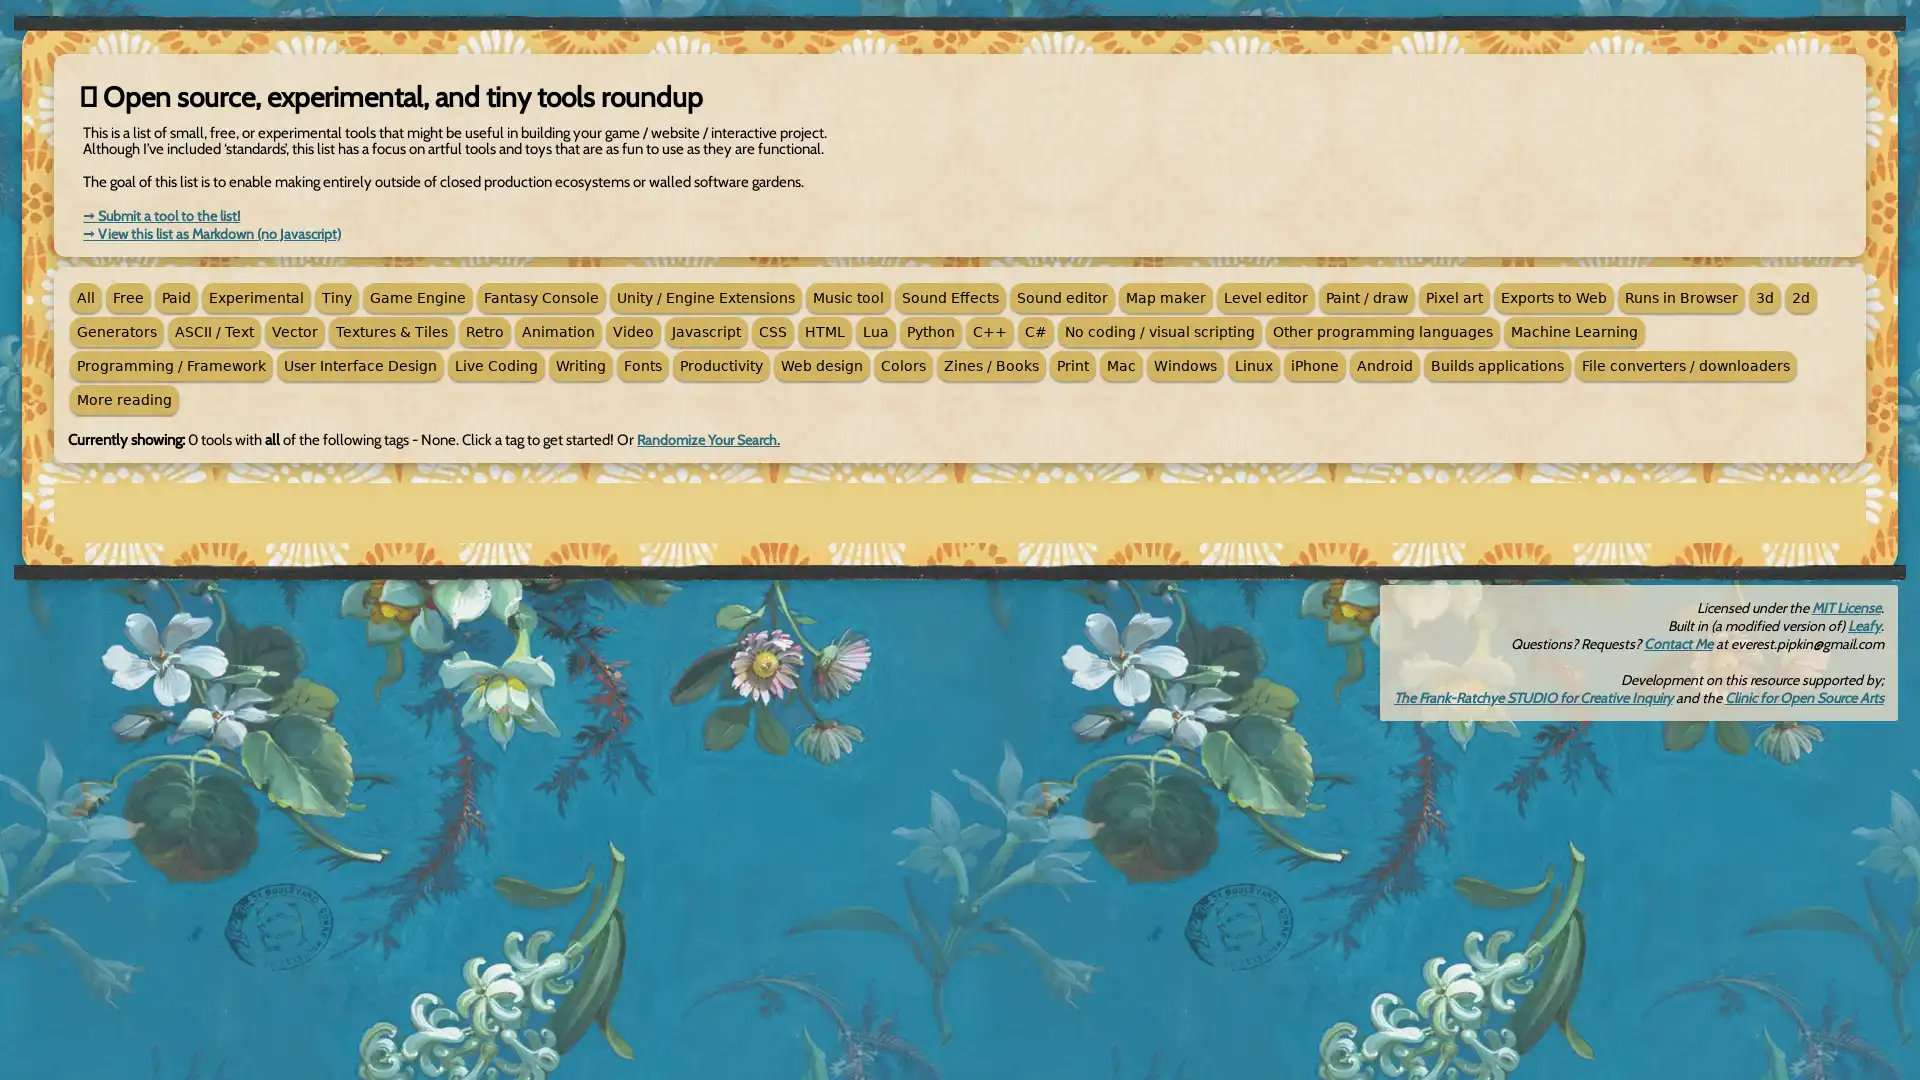  Describe the element at coordinates (1765, 297) in the screenshot. I see `3d` at that location.